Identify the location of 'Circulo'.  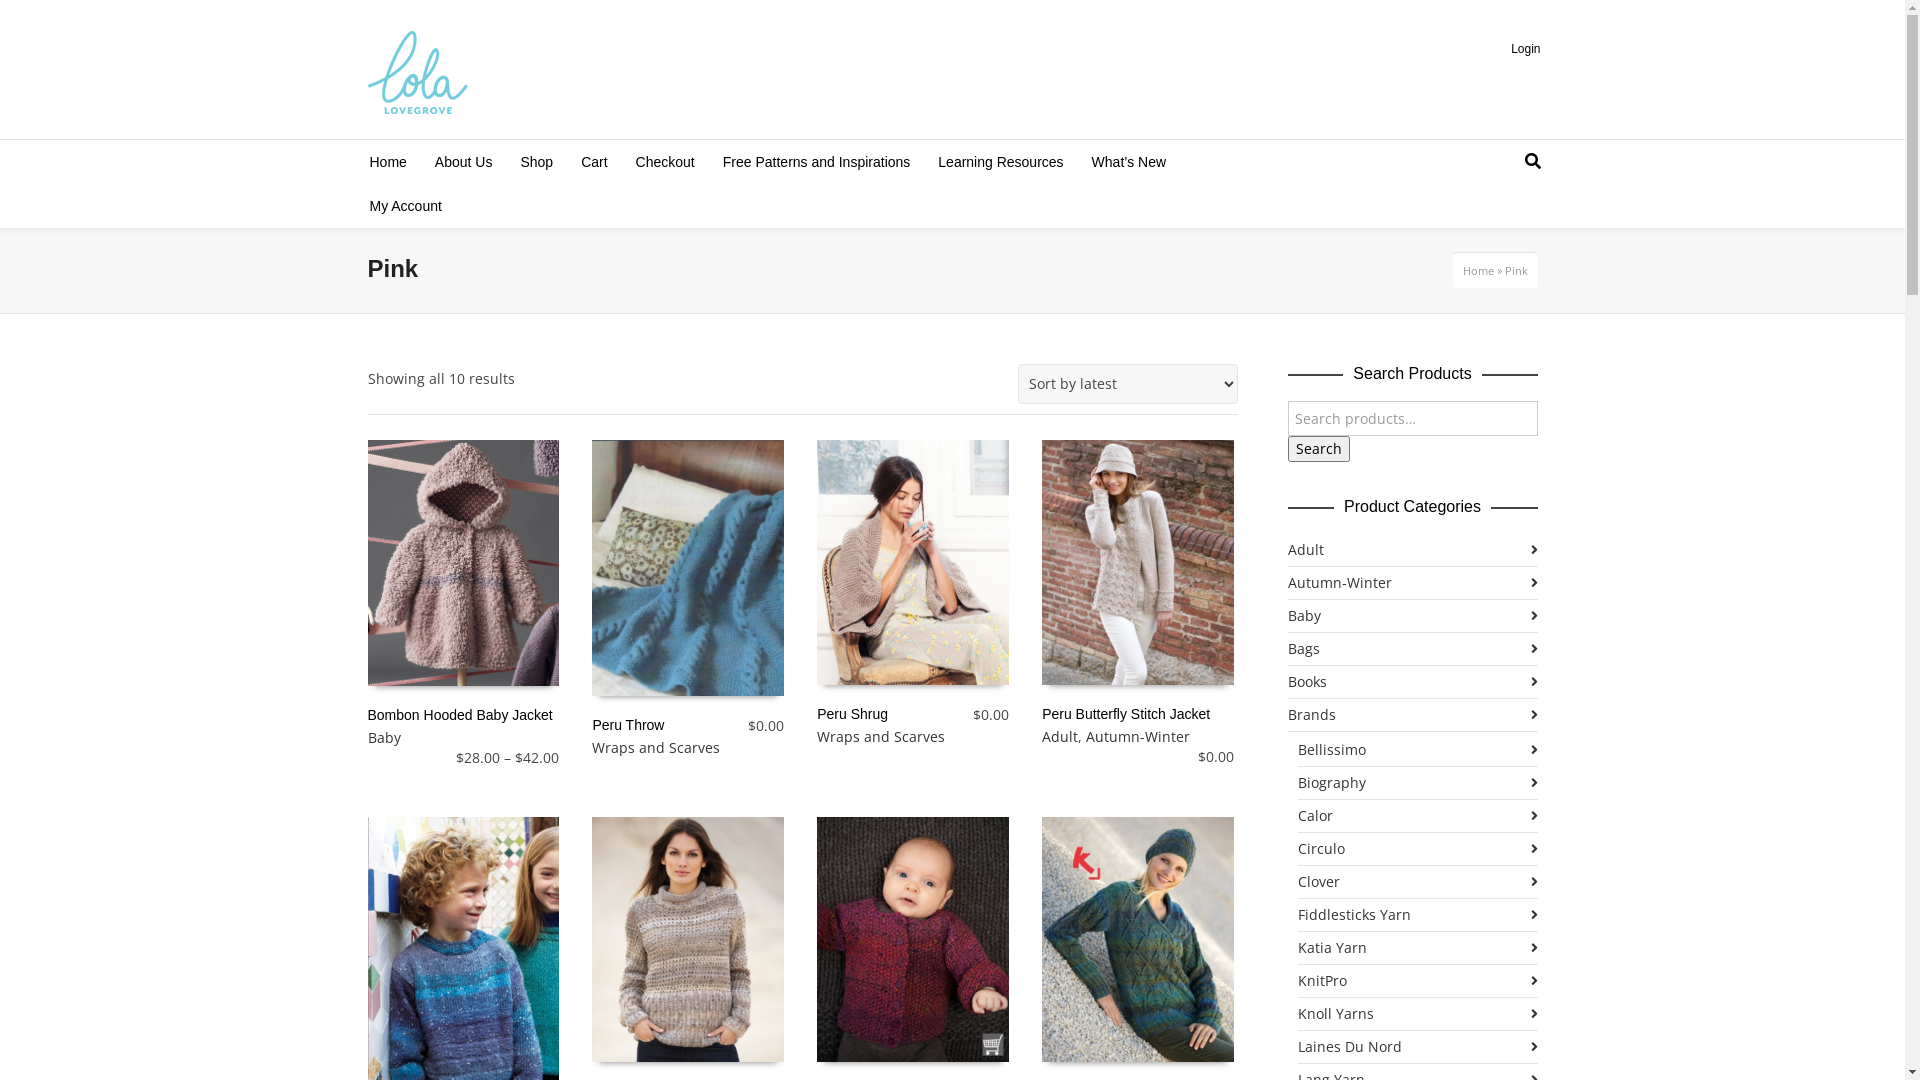
(1297, 848).